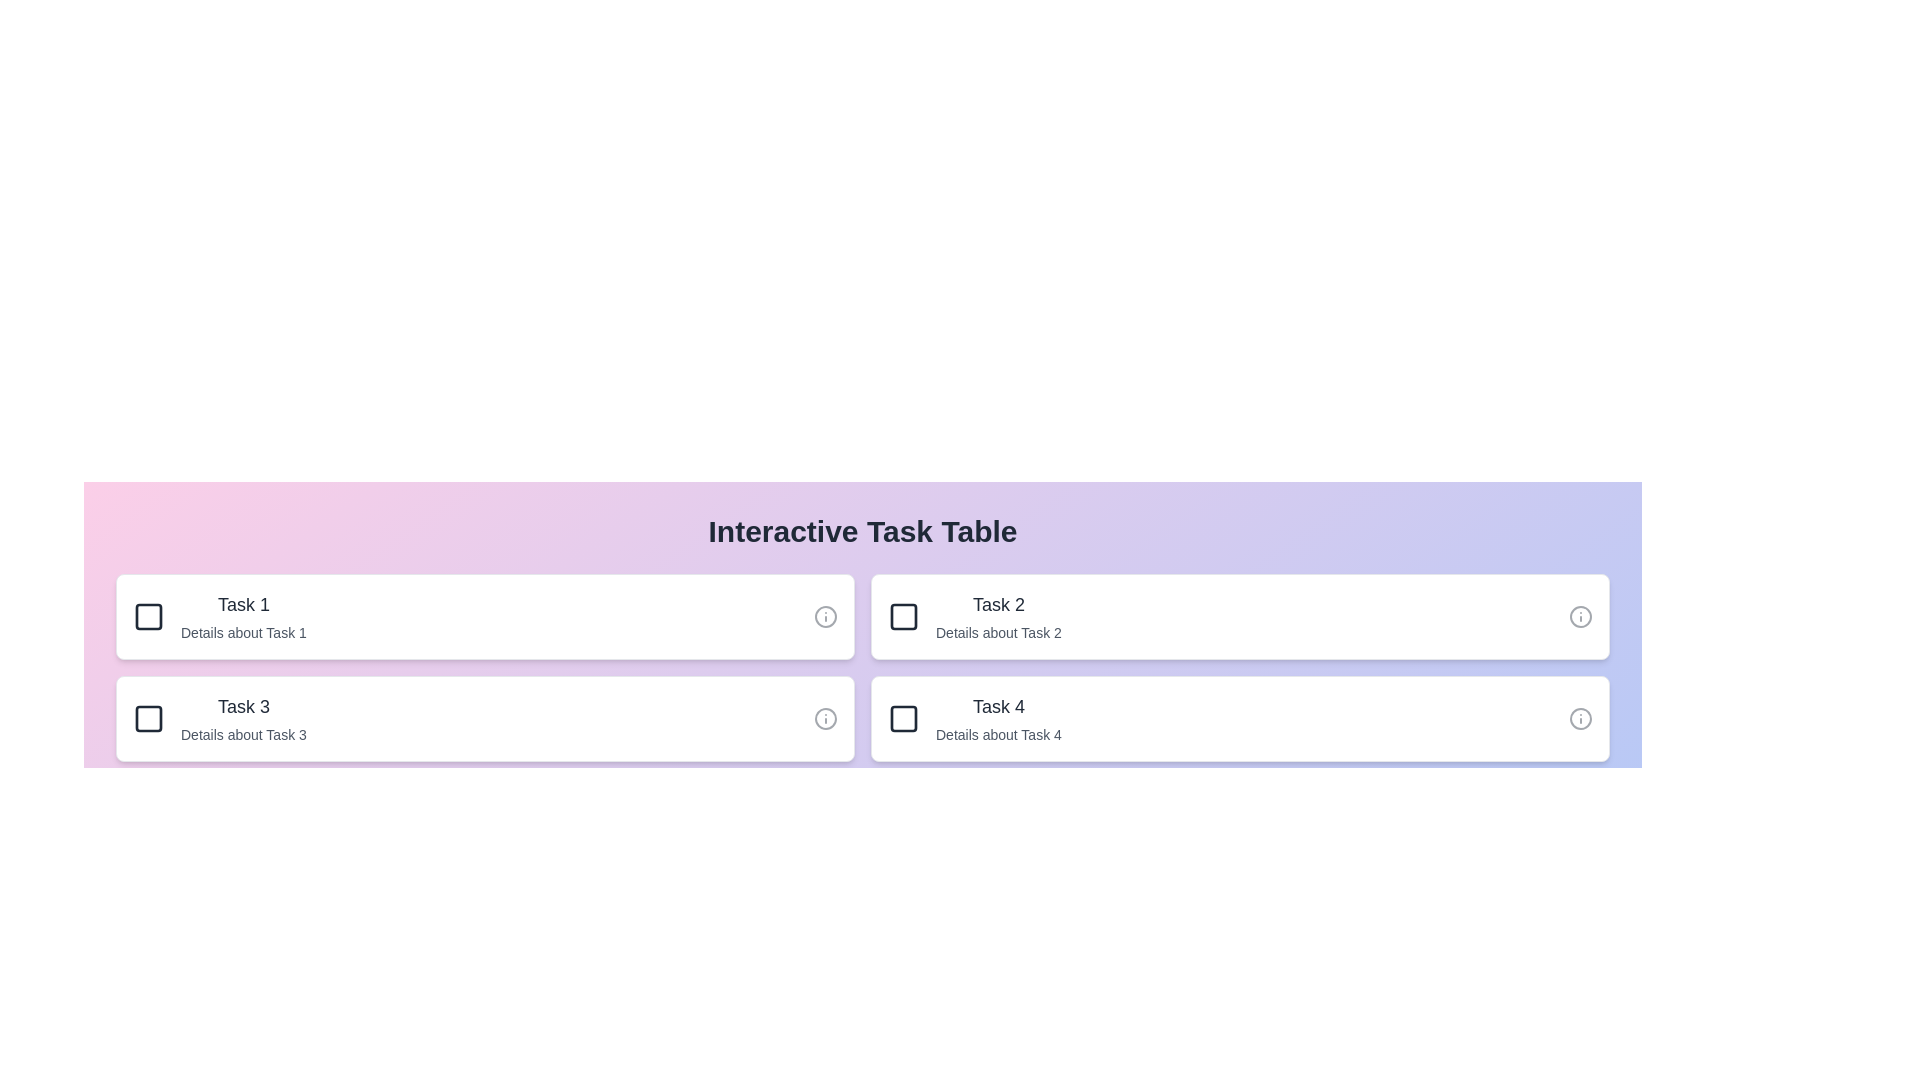 This screenshot has width=1920, height=1080. Describe the element at coordinates (902, 616) in the screenshot. I see `checkbox next to task 2 to mark it as completed` at that location.